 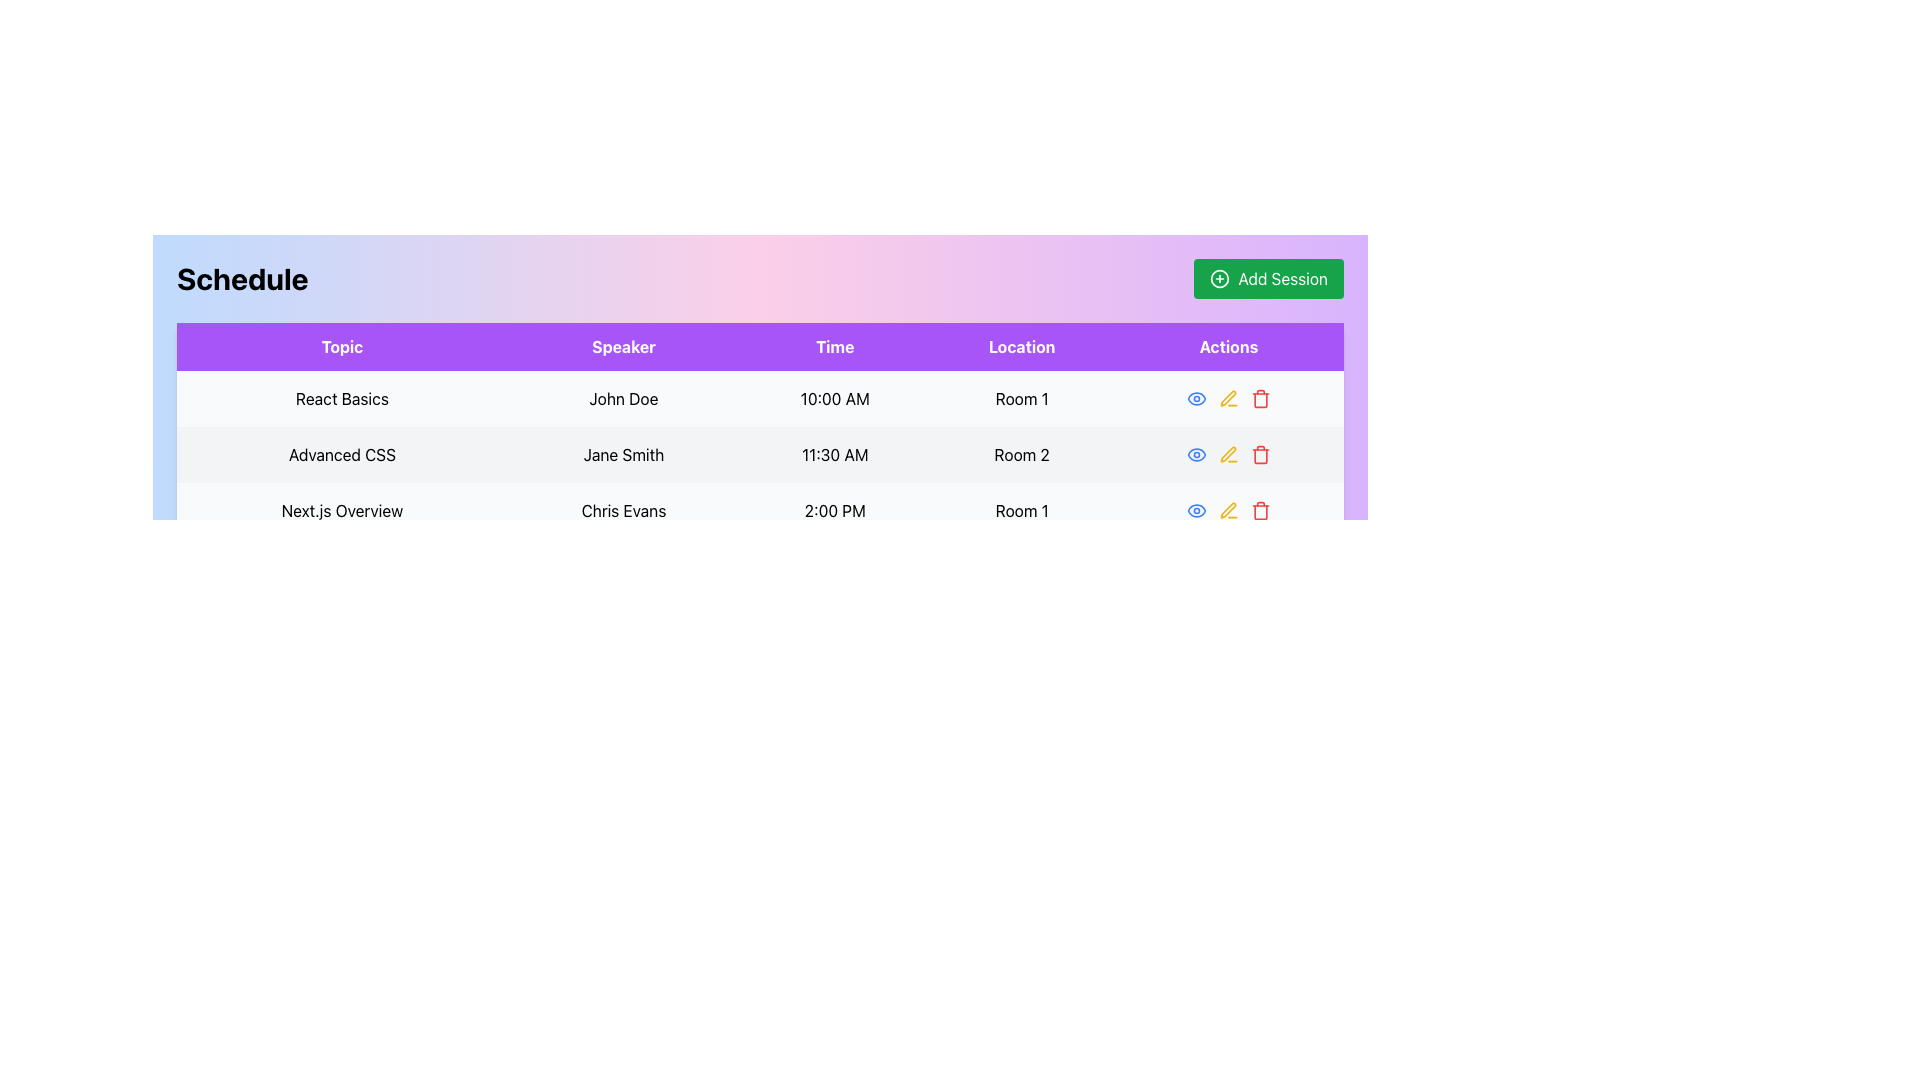 I want to click on the small circular SVG Circle Element that is part of the 'circle-plus' icon located near the 'Add Session' button, so click(x=1219, y=278).